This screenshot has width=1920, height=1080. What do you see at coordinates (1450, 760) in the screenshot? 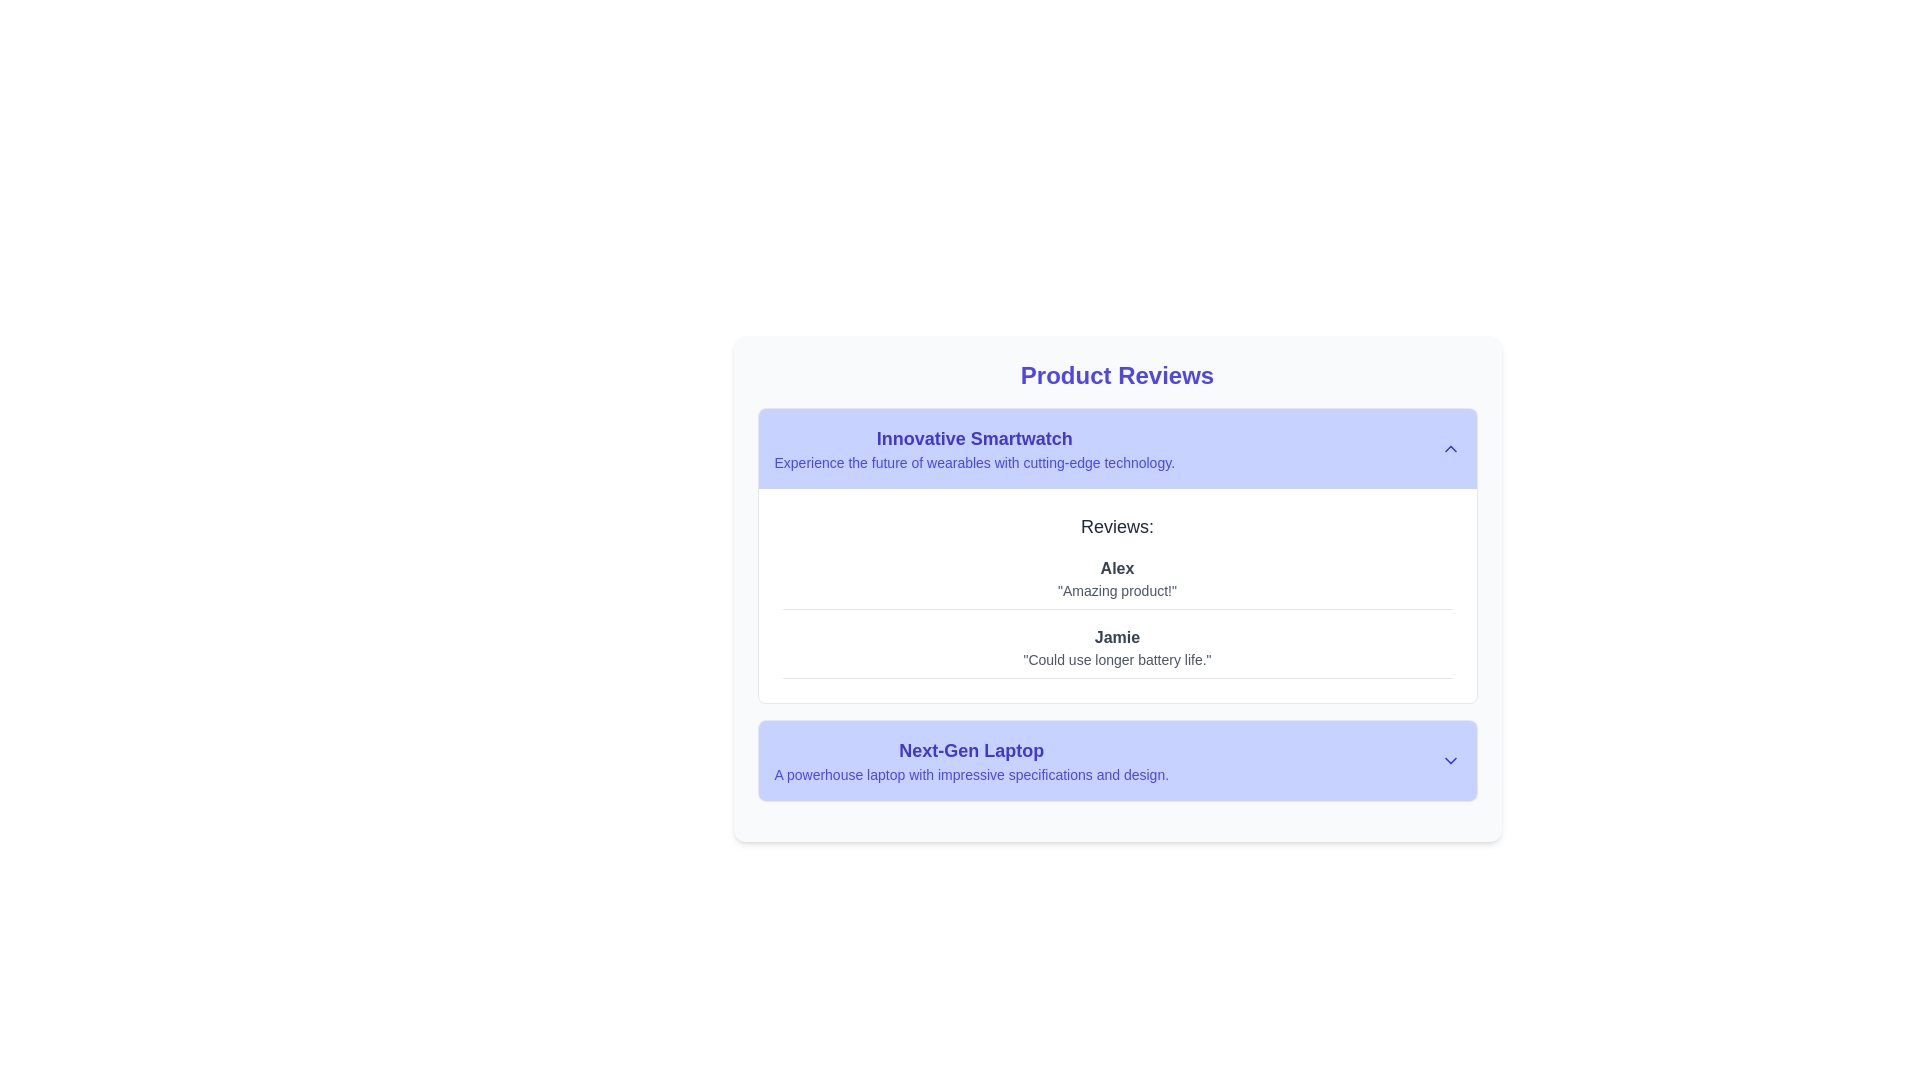
I see `the downward chevron icon` at bounding box center [1450, 760].